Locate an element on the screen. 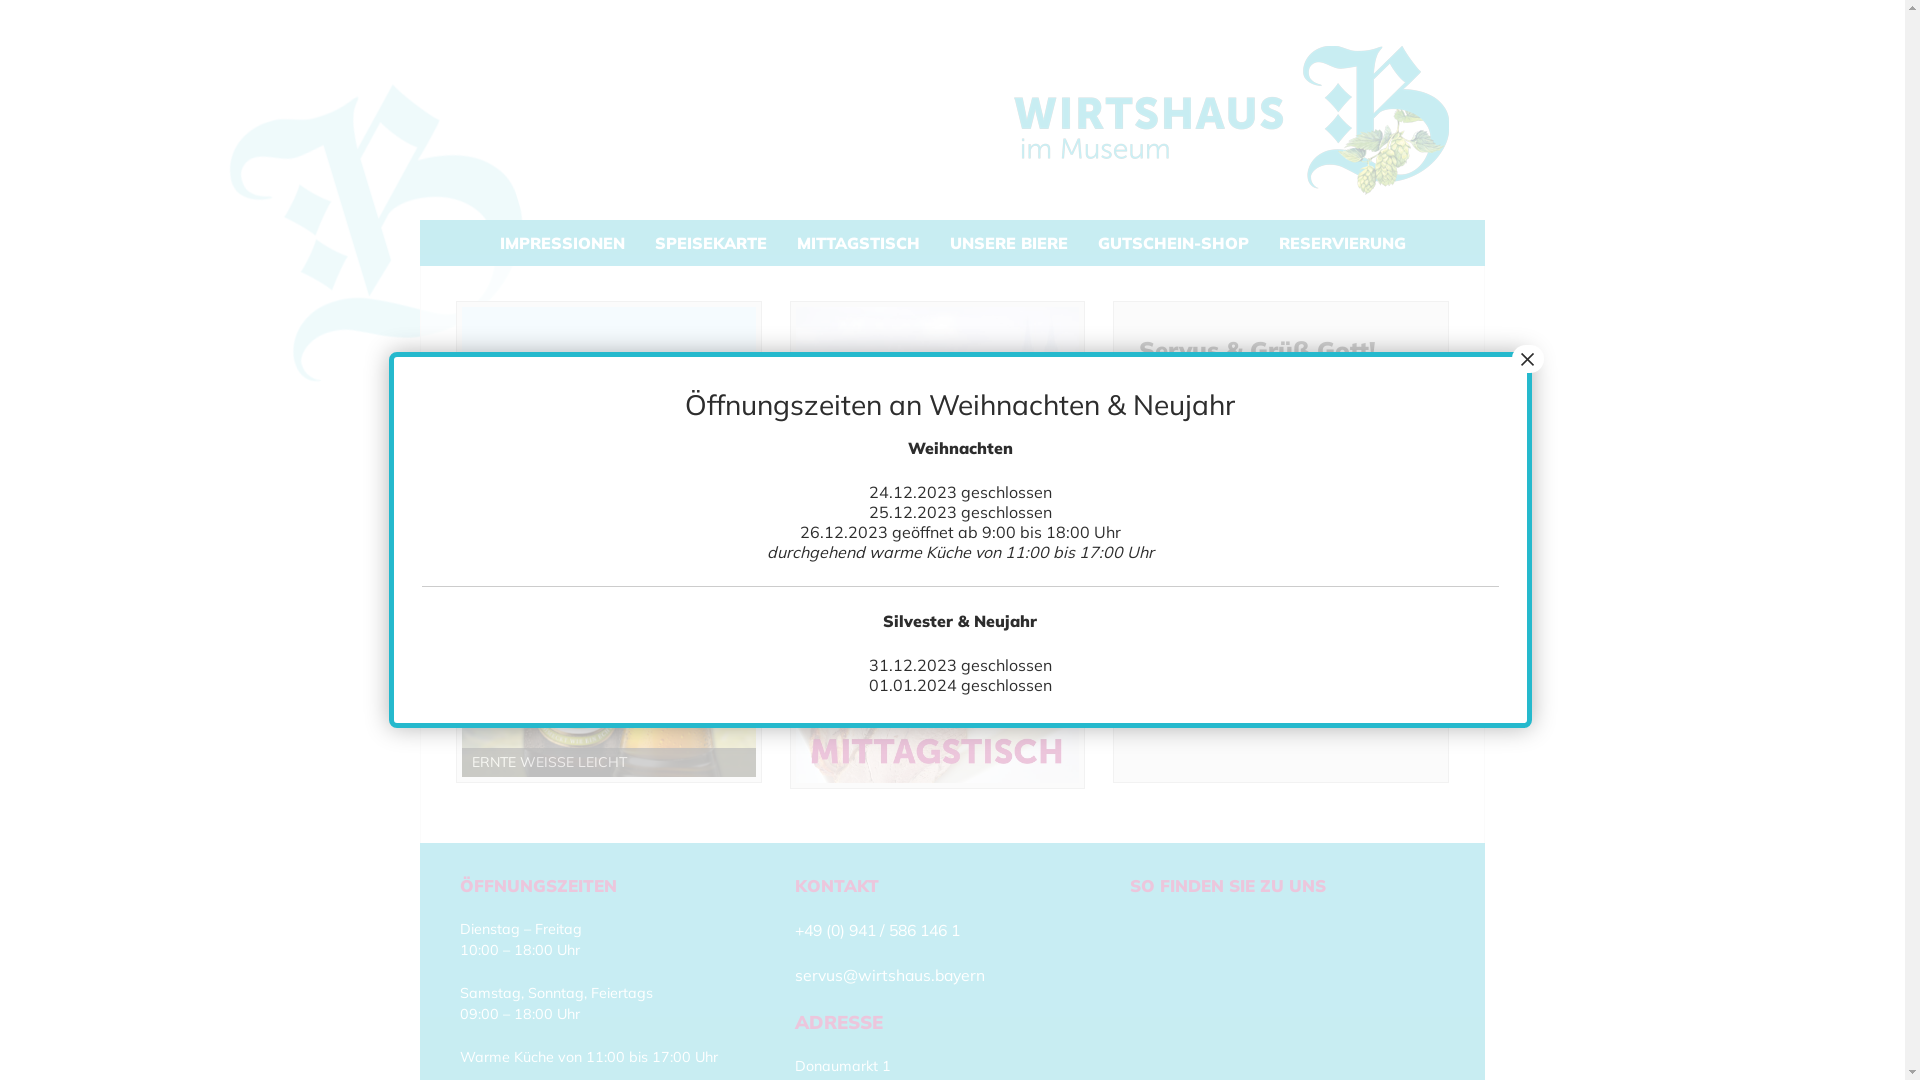 The width and height of the screenshot is (1920, 1080). 'ernte-weisse' is located at coordinates (608, 542).